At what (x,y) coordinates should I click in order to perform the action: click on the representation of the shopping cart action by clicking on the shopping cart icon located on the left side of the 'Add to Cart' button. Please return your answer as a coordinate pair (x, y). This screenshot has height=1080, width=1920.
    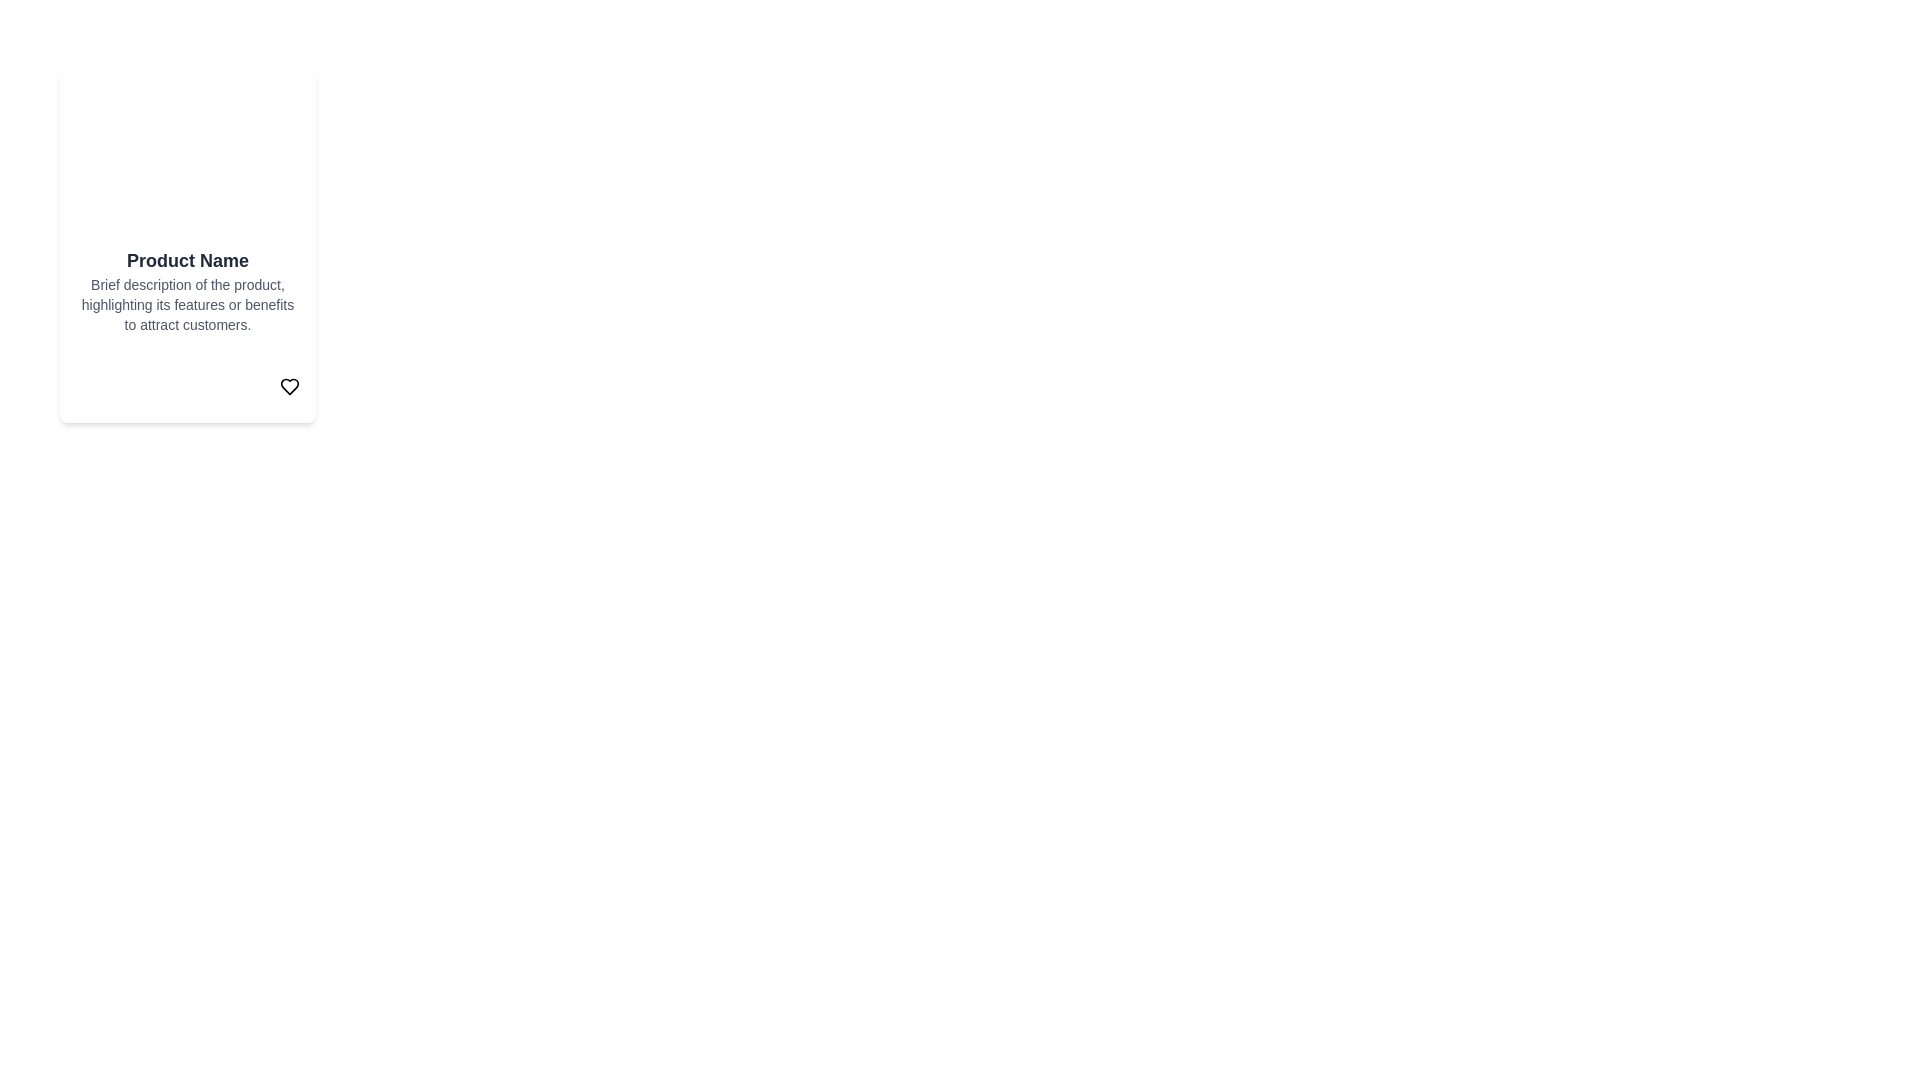
    Looking at the image, I should click on (99, 386).